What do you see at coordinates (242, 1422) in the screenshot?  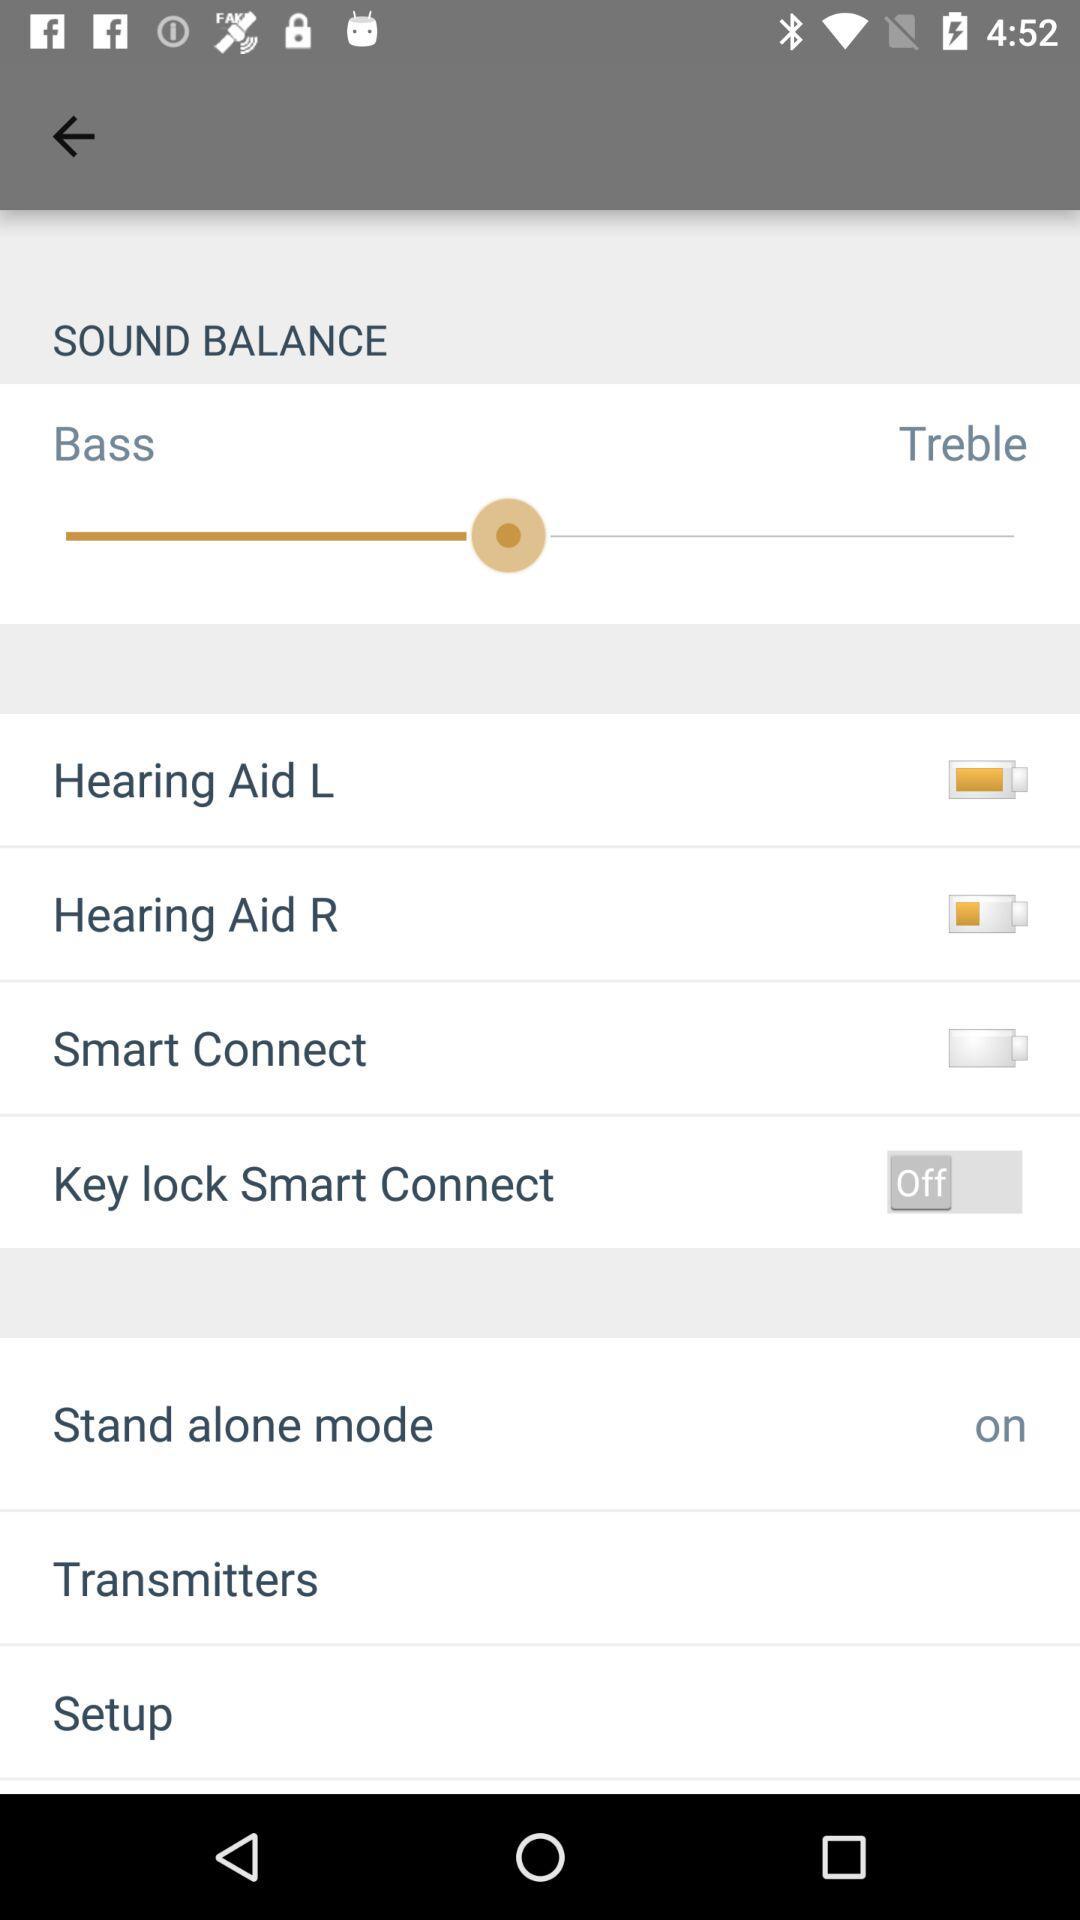 I see `stand alone mode` at bounding box center [242, 1422].